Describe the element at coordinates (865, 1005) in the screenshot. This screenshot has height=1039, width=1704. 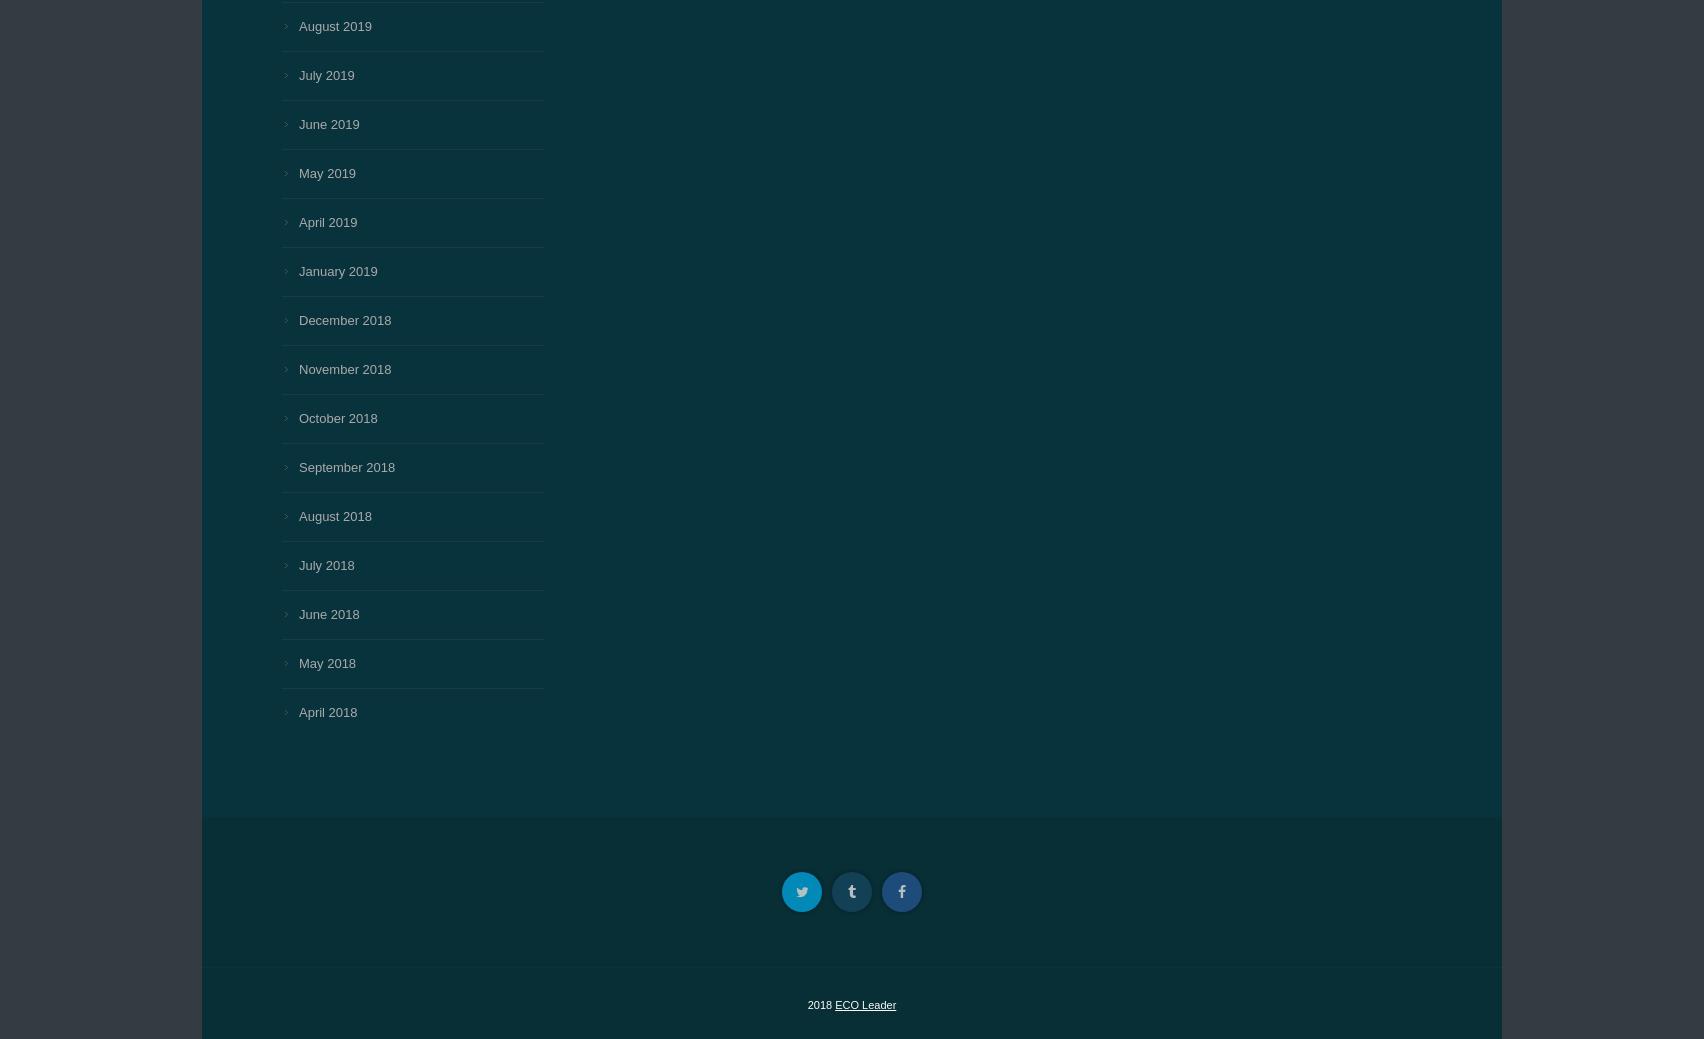
I see `'ECO Leader'` at that location.